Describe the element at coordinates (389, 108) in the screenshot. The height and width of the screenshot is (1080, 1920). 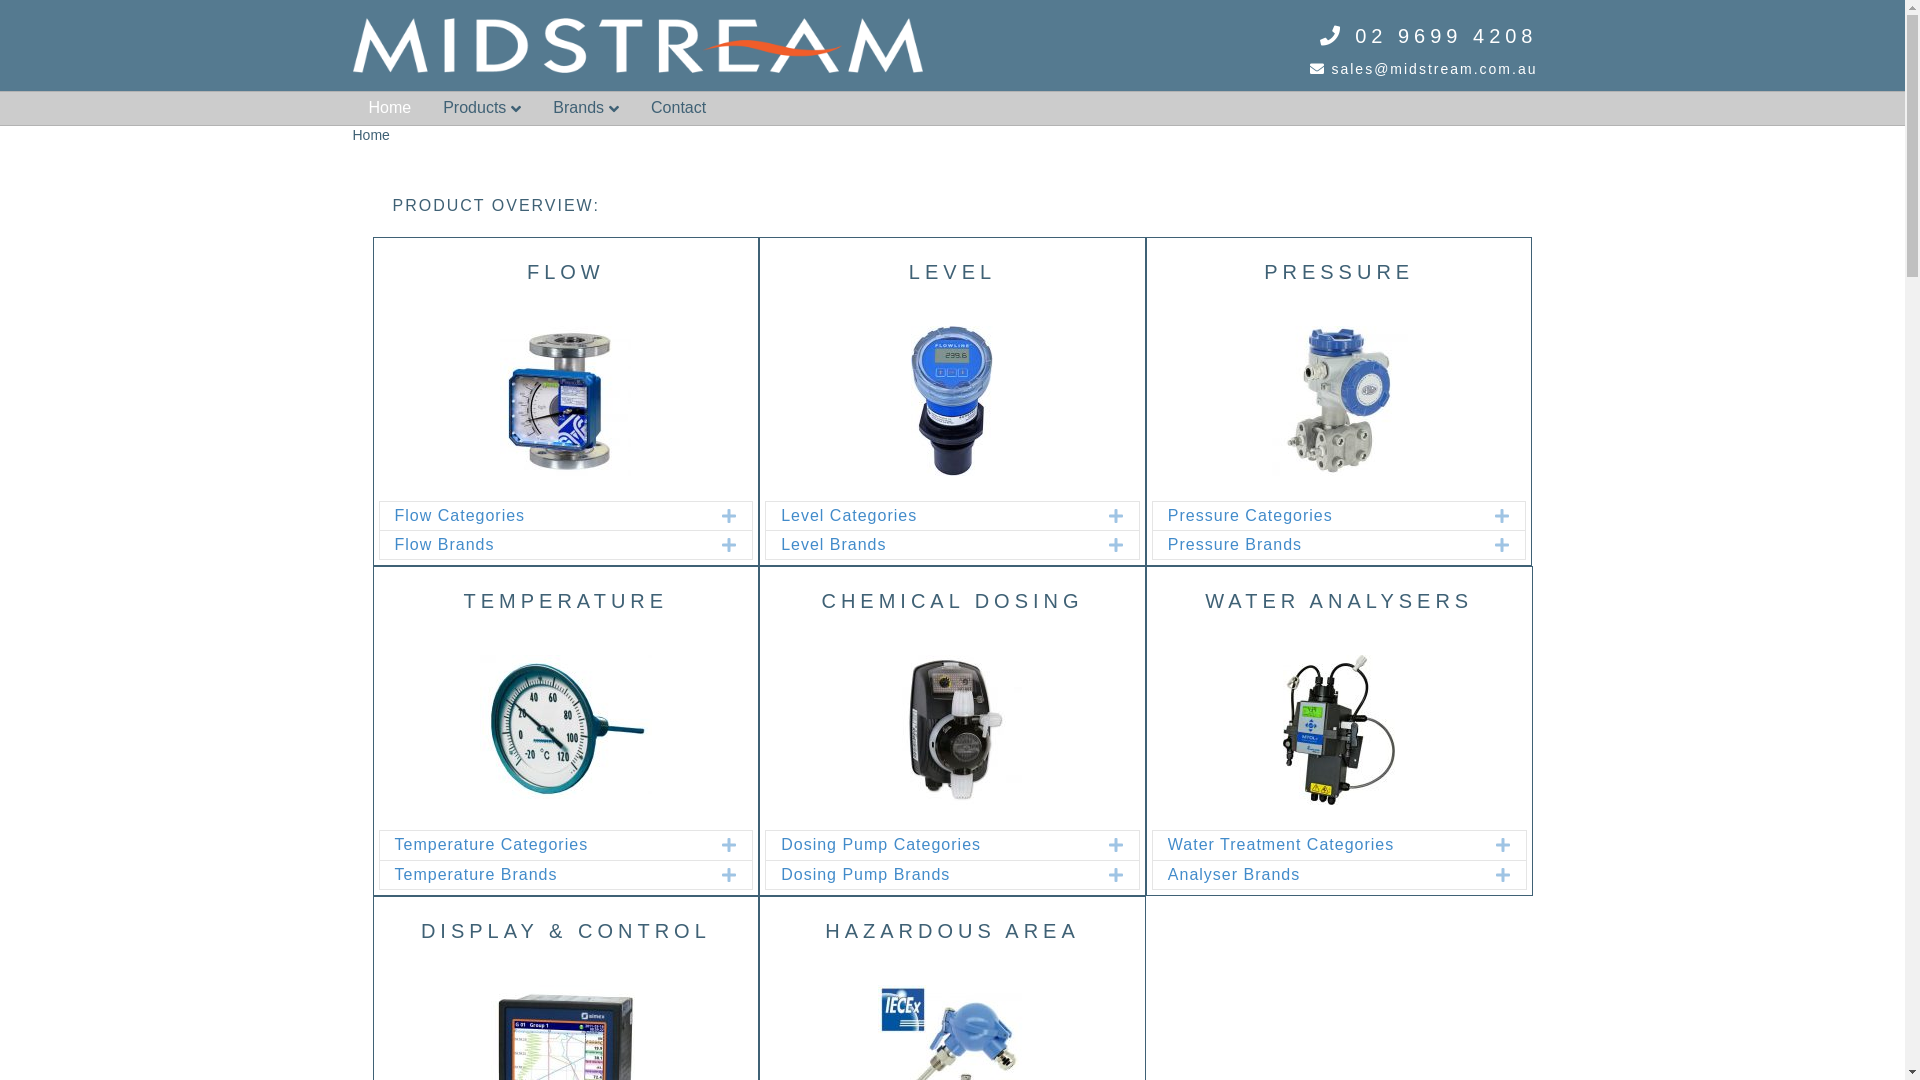
I see `'Home'` at that location.